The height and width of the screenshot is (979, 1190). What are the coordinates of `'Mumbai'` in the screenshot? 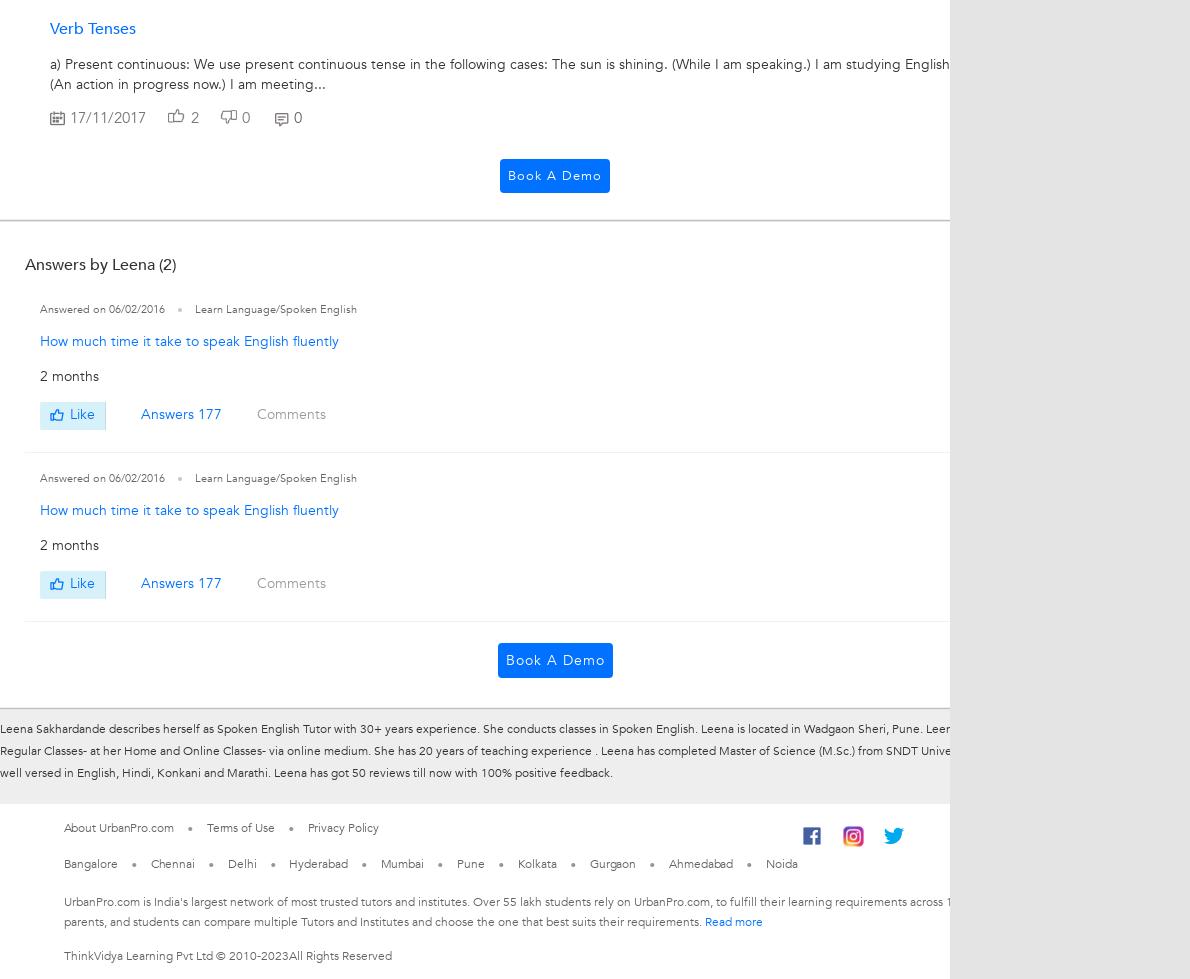 It's located at (401, 861).